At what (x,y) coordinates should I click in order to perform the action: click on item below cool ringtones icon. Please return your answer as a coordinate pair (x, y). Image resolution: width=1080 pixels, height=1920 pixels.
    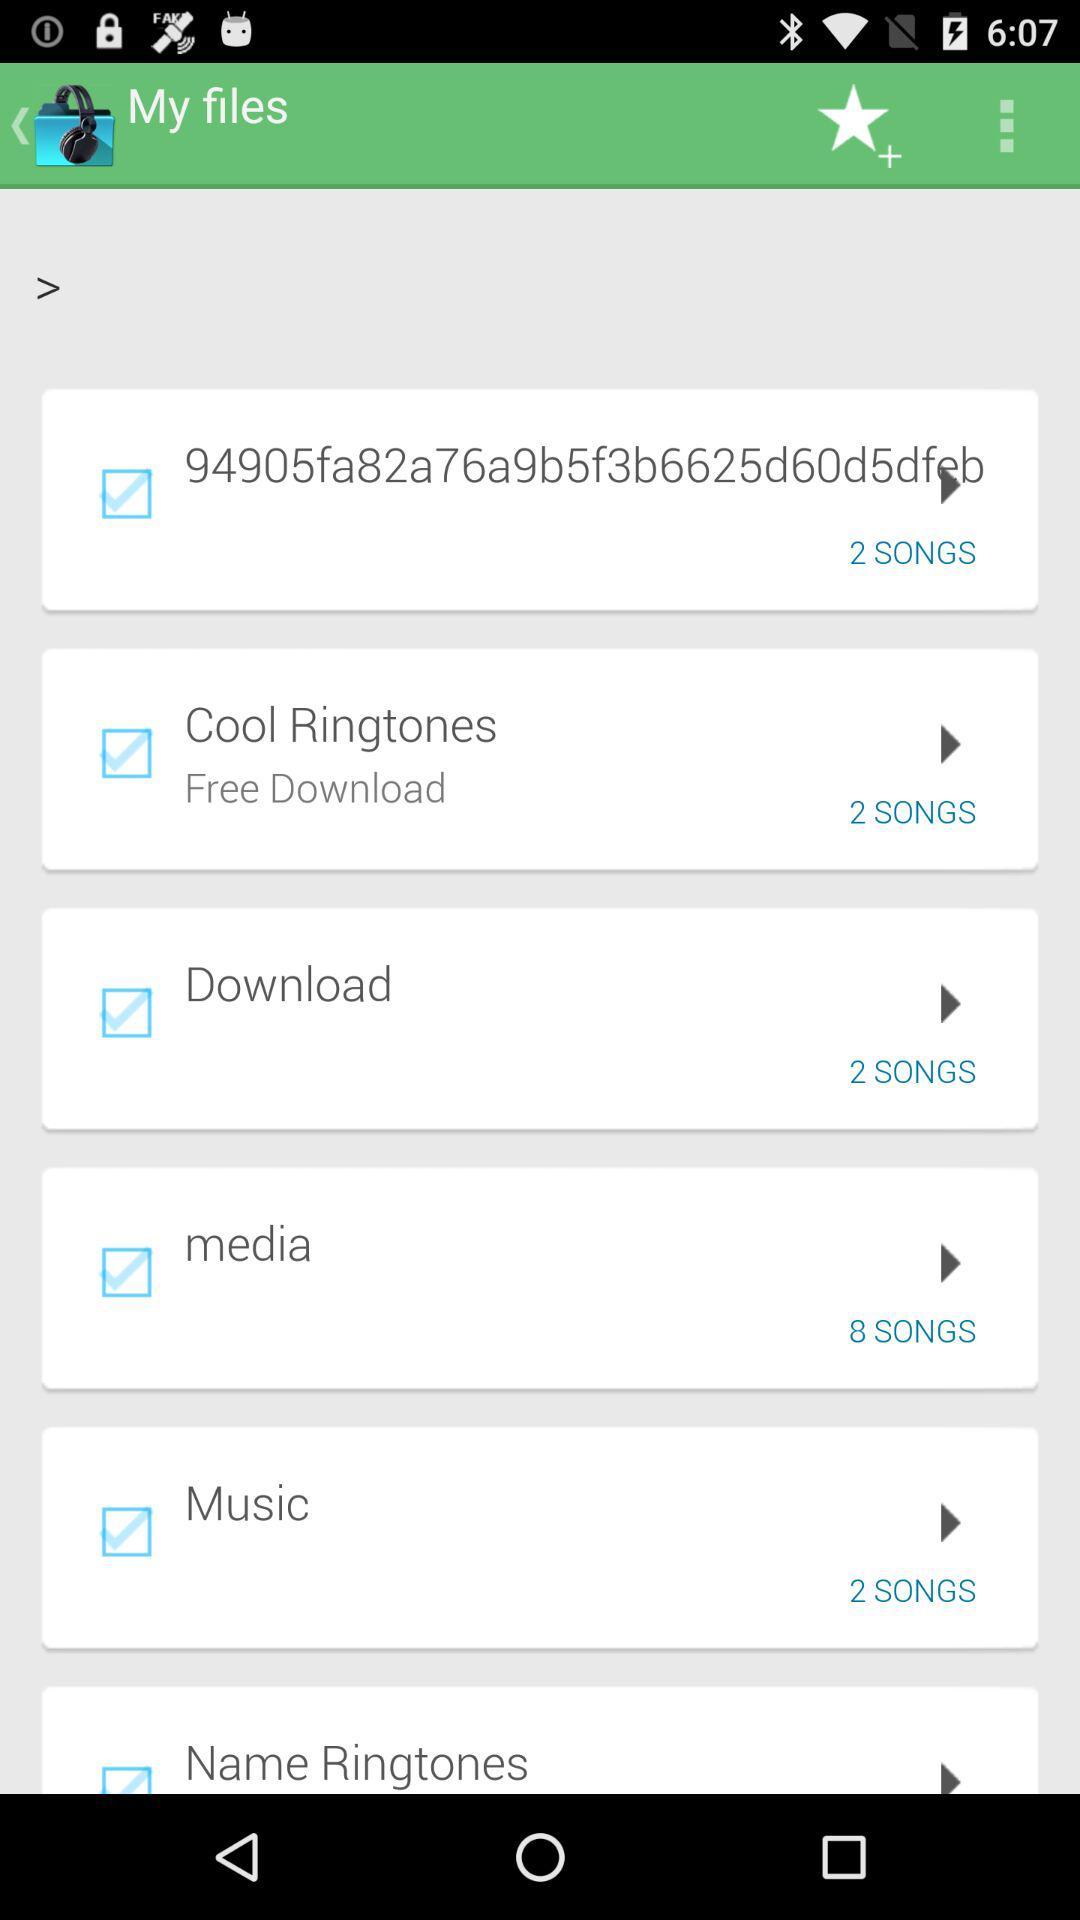
    Looking at the image, I should click on (315, 783).